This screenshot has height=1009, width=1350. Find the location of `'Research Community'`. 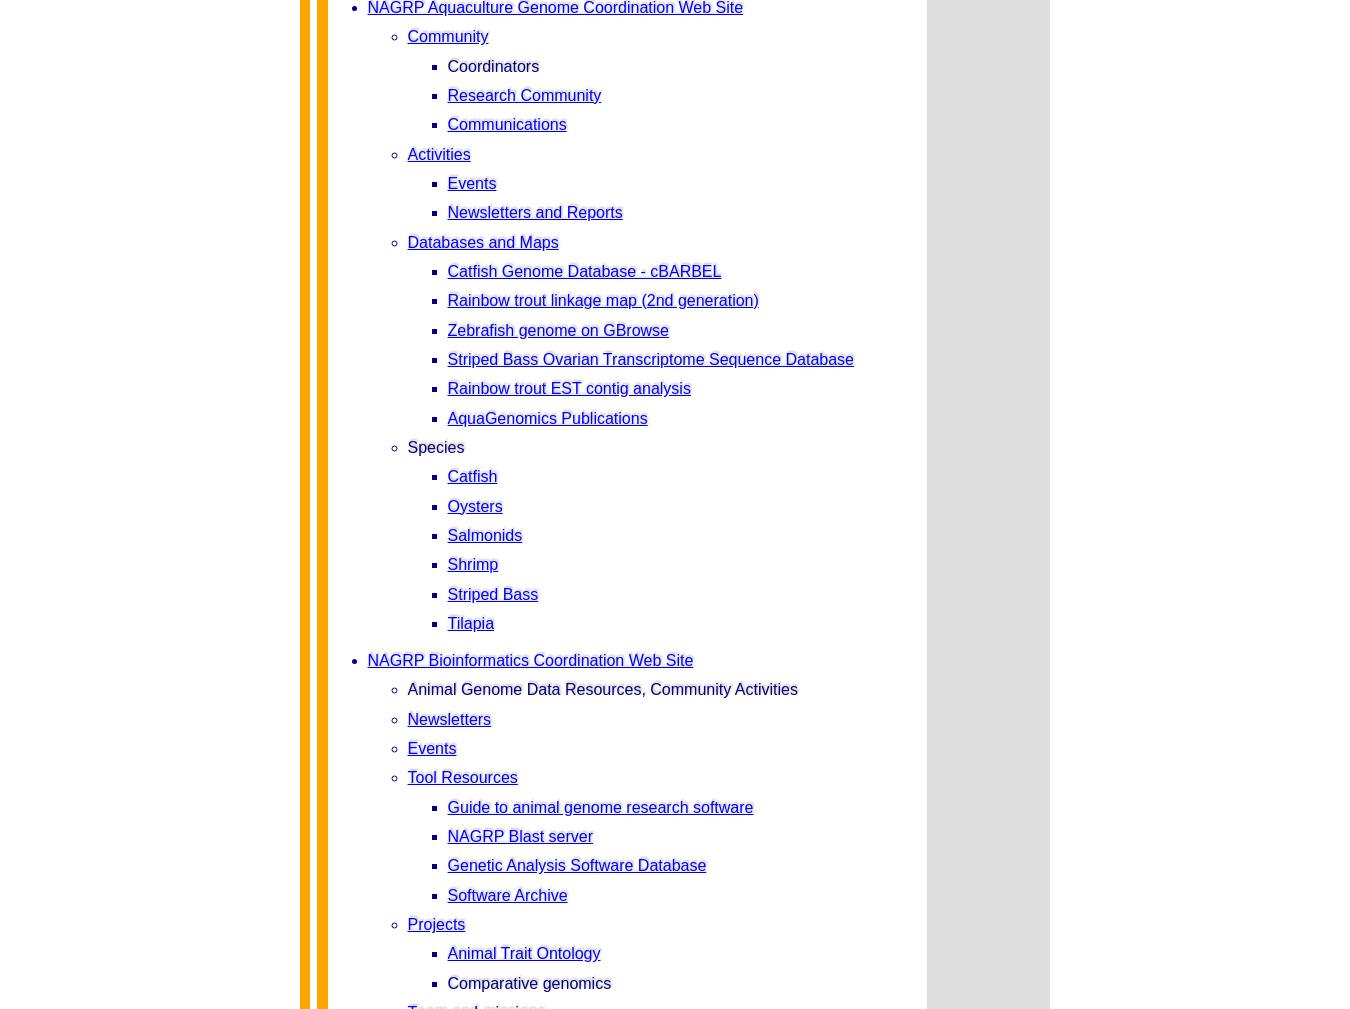

'Research Community' is located at coordinates (522, 93).